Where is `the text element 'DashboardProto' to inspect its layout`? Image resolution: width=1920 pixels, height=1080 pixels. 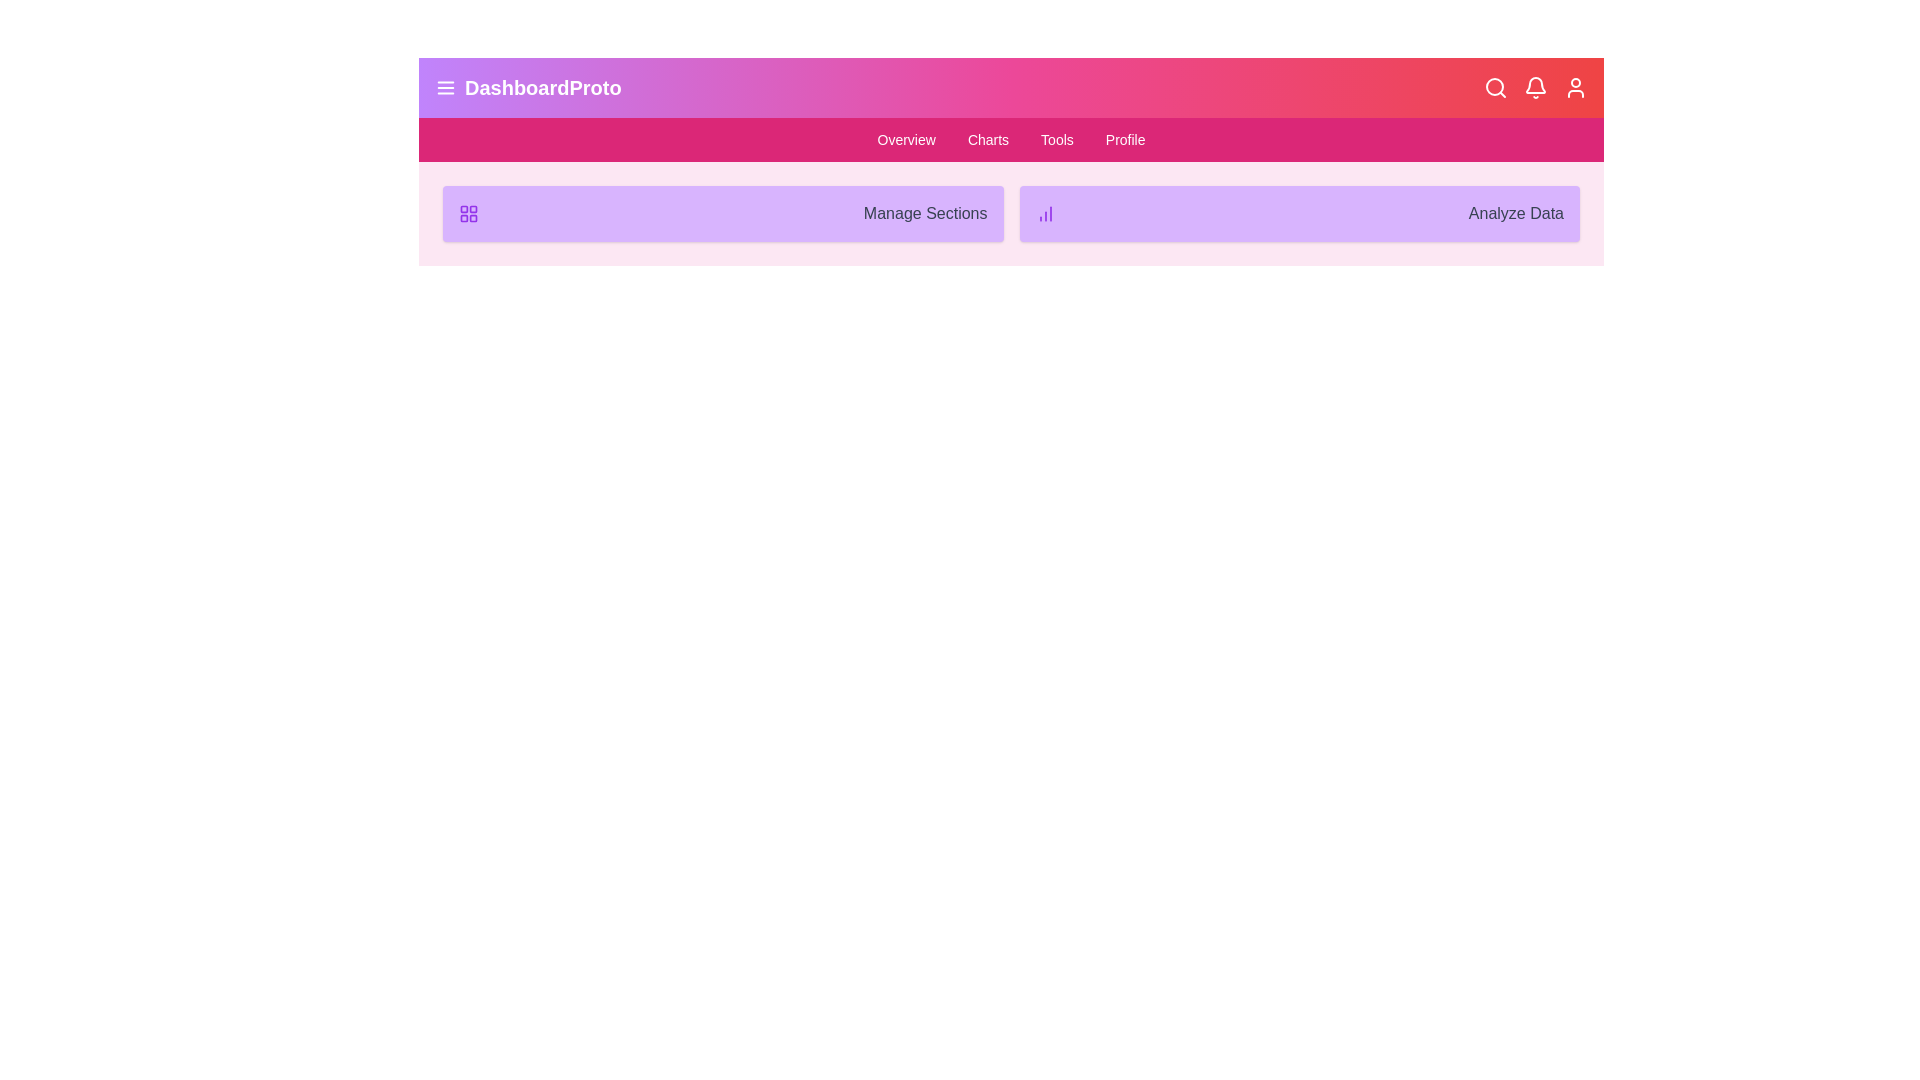
the text element 'DashboardProto' to inspect its layout is located at coordinates (528, 87).